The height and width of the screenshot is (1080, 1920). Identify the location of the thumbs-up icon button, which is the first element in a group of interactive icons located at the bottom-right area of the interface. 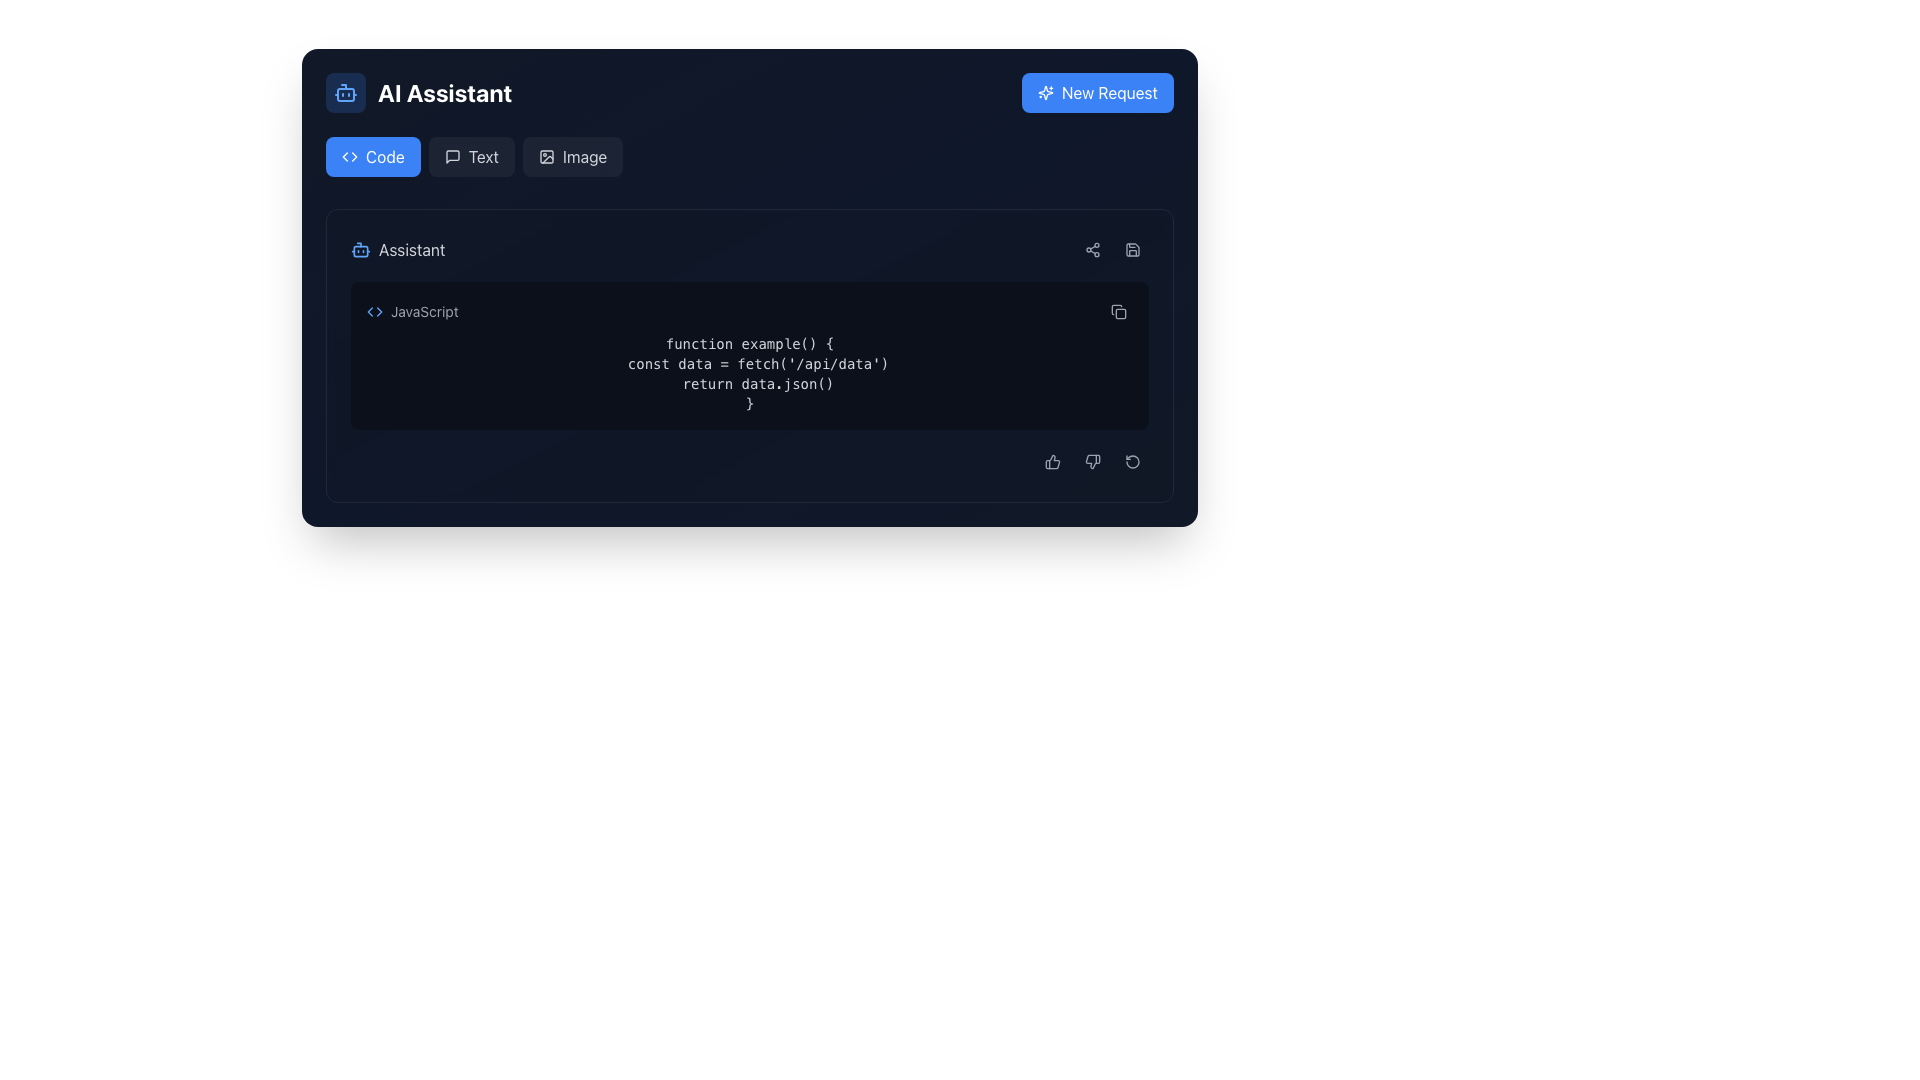
(1051, 462).